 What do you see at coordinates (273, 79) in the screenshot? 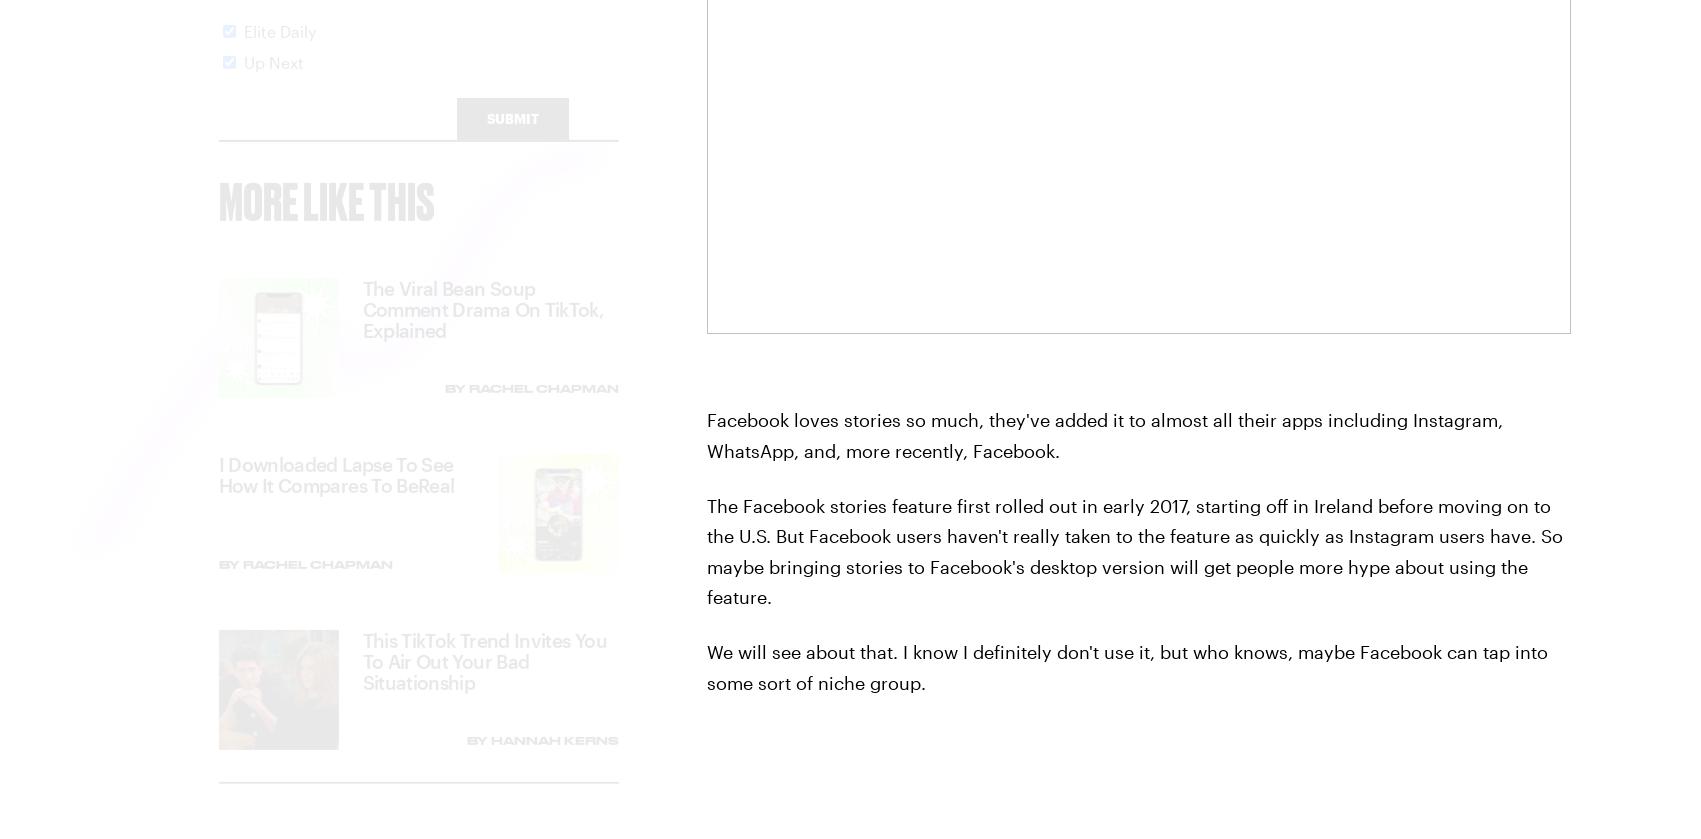
I see `'Up Next'` at bounding box center [273, 79].